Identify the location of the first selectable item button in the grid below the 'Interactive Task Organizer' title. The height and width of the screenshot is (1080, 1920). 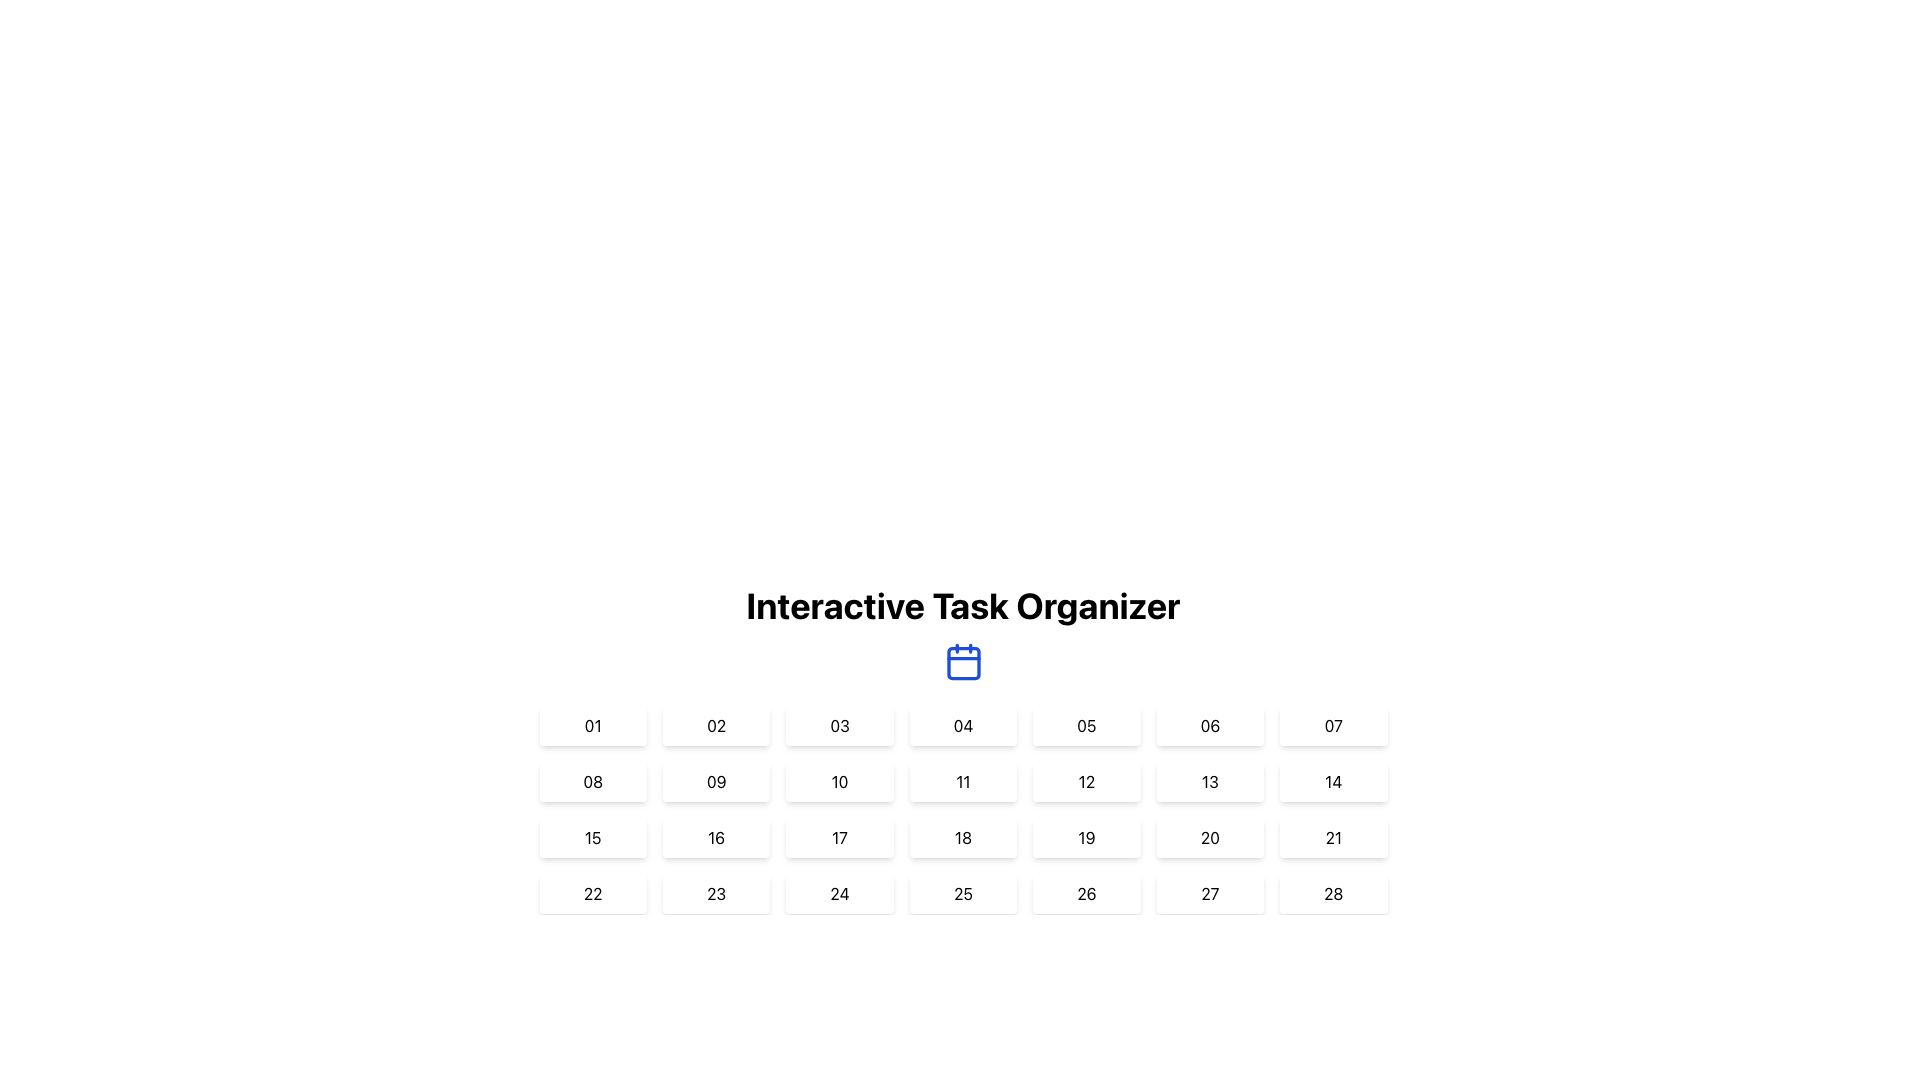
(592, 725).